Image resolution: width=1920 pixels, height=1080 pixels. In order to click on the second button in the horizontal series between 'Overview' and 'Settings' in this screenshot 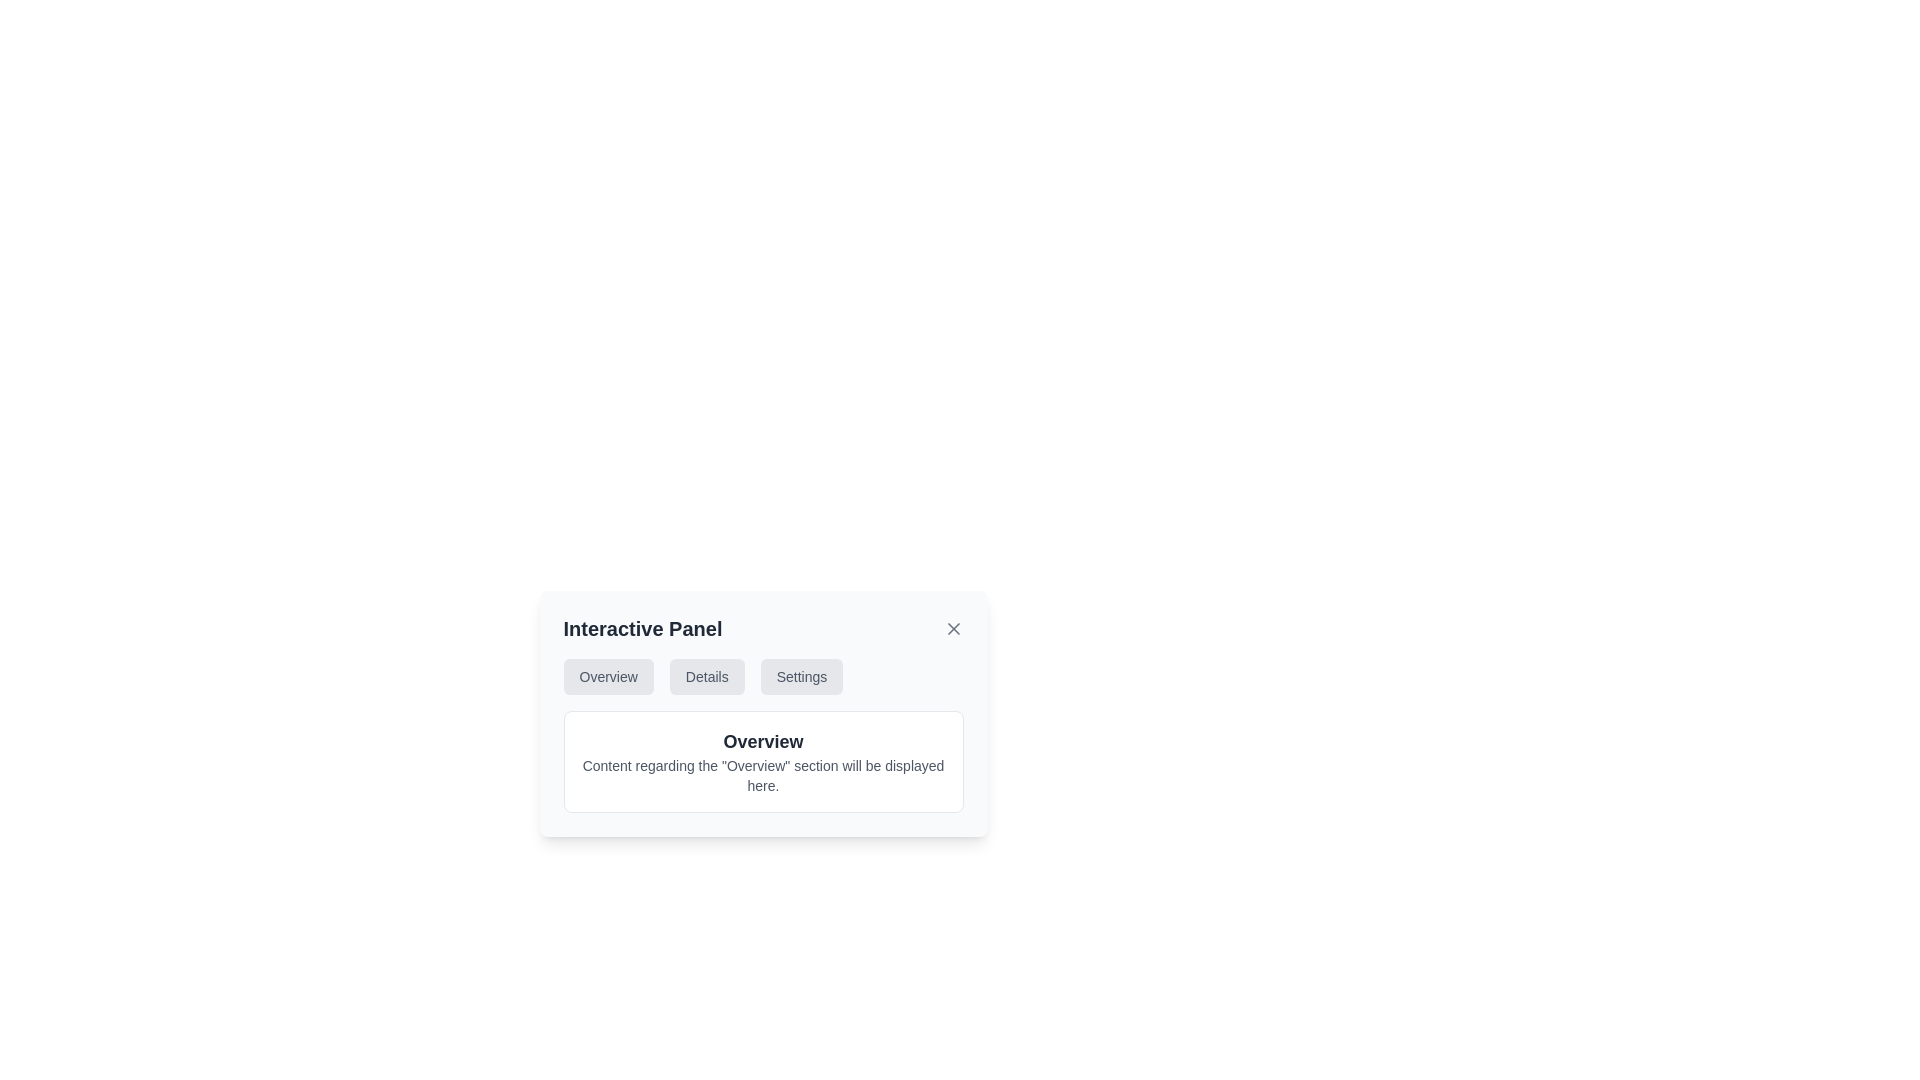, I will do `click(706, 676)`.